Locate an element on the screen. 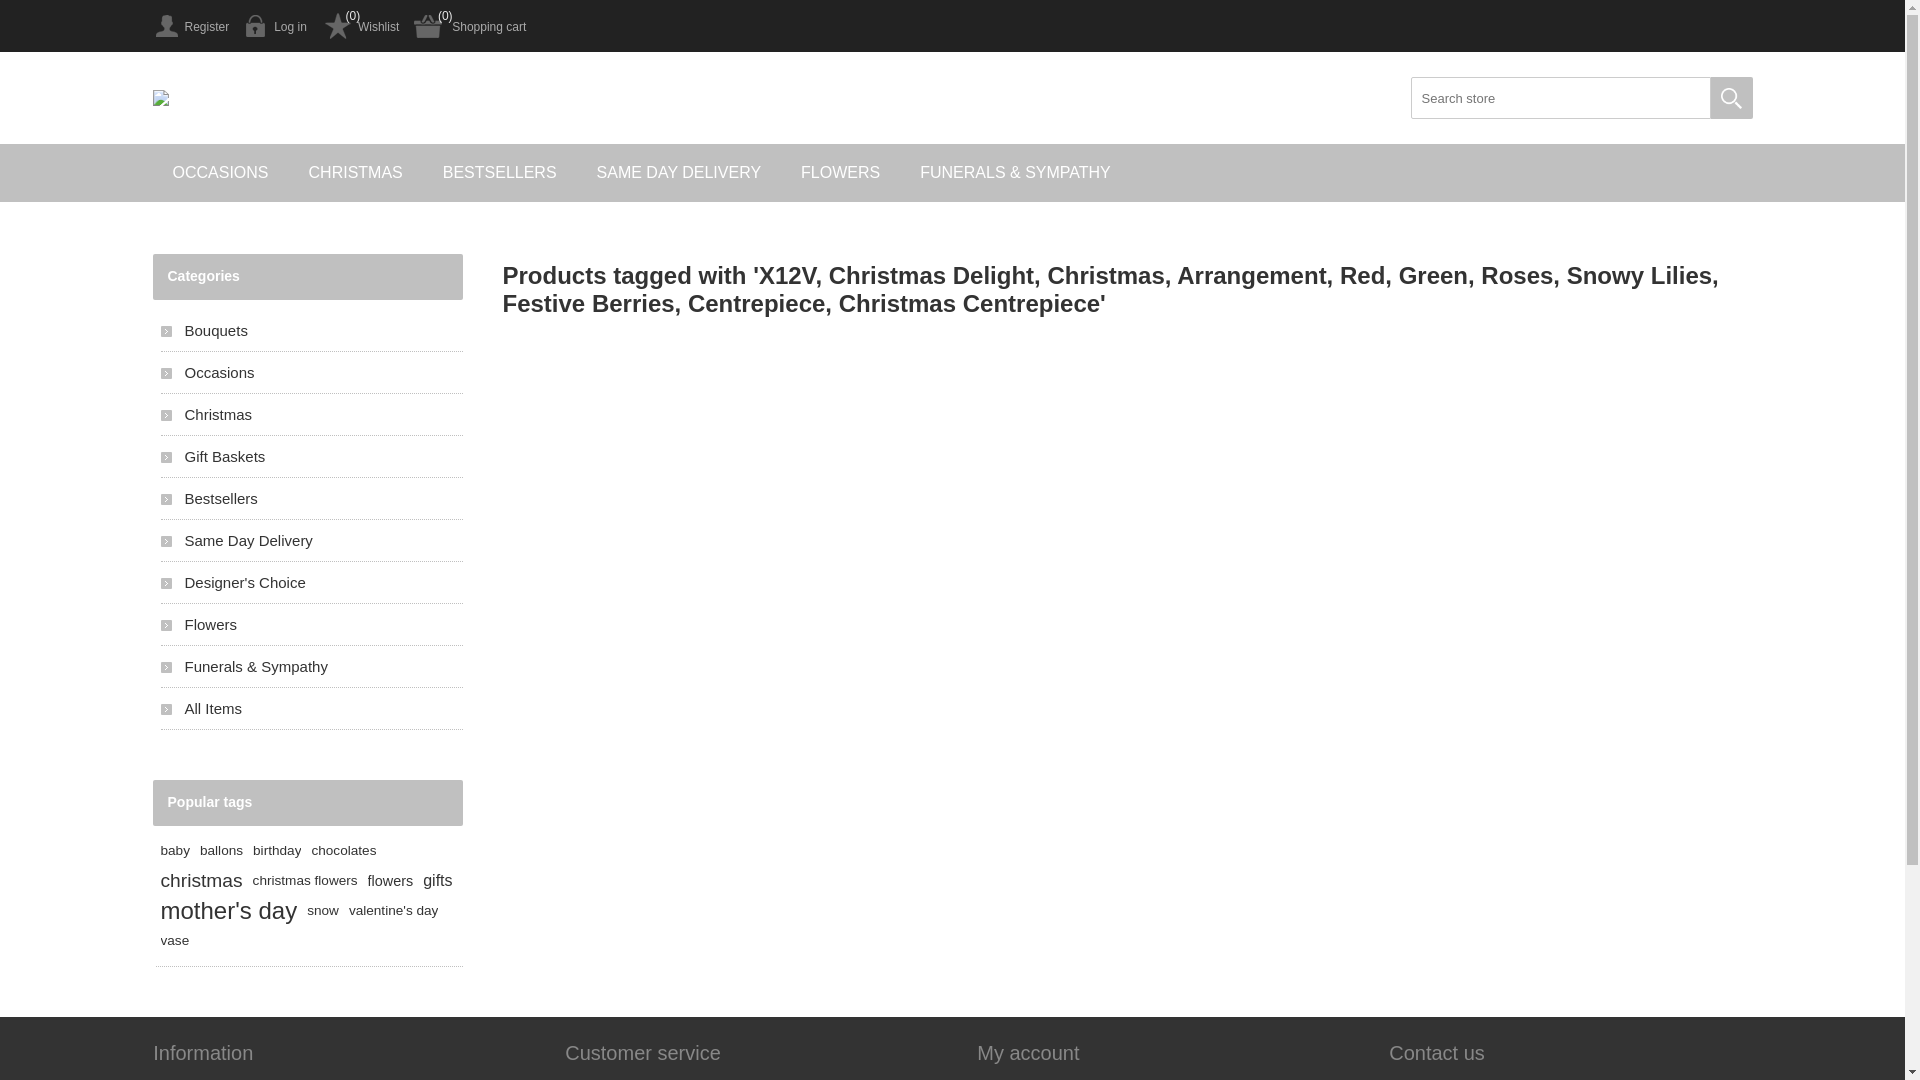 This screenshot has width=1920, height=1080. 'gifts' is located at coordinates (421, 879).